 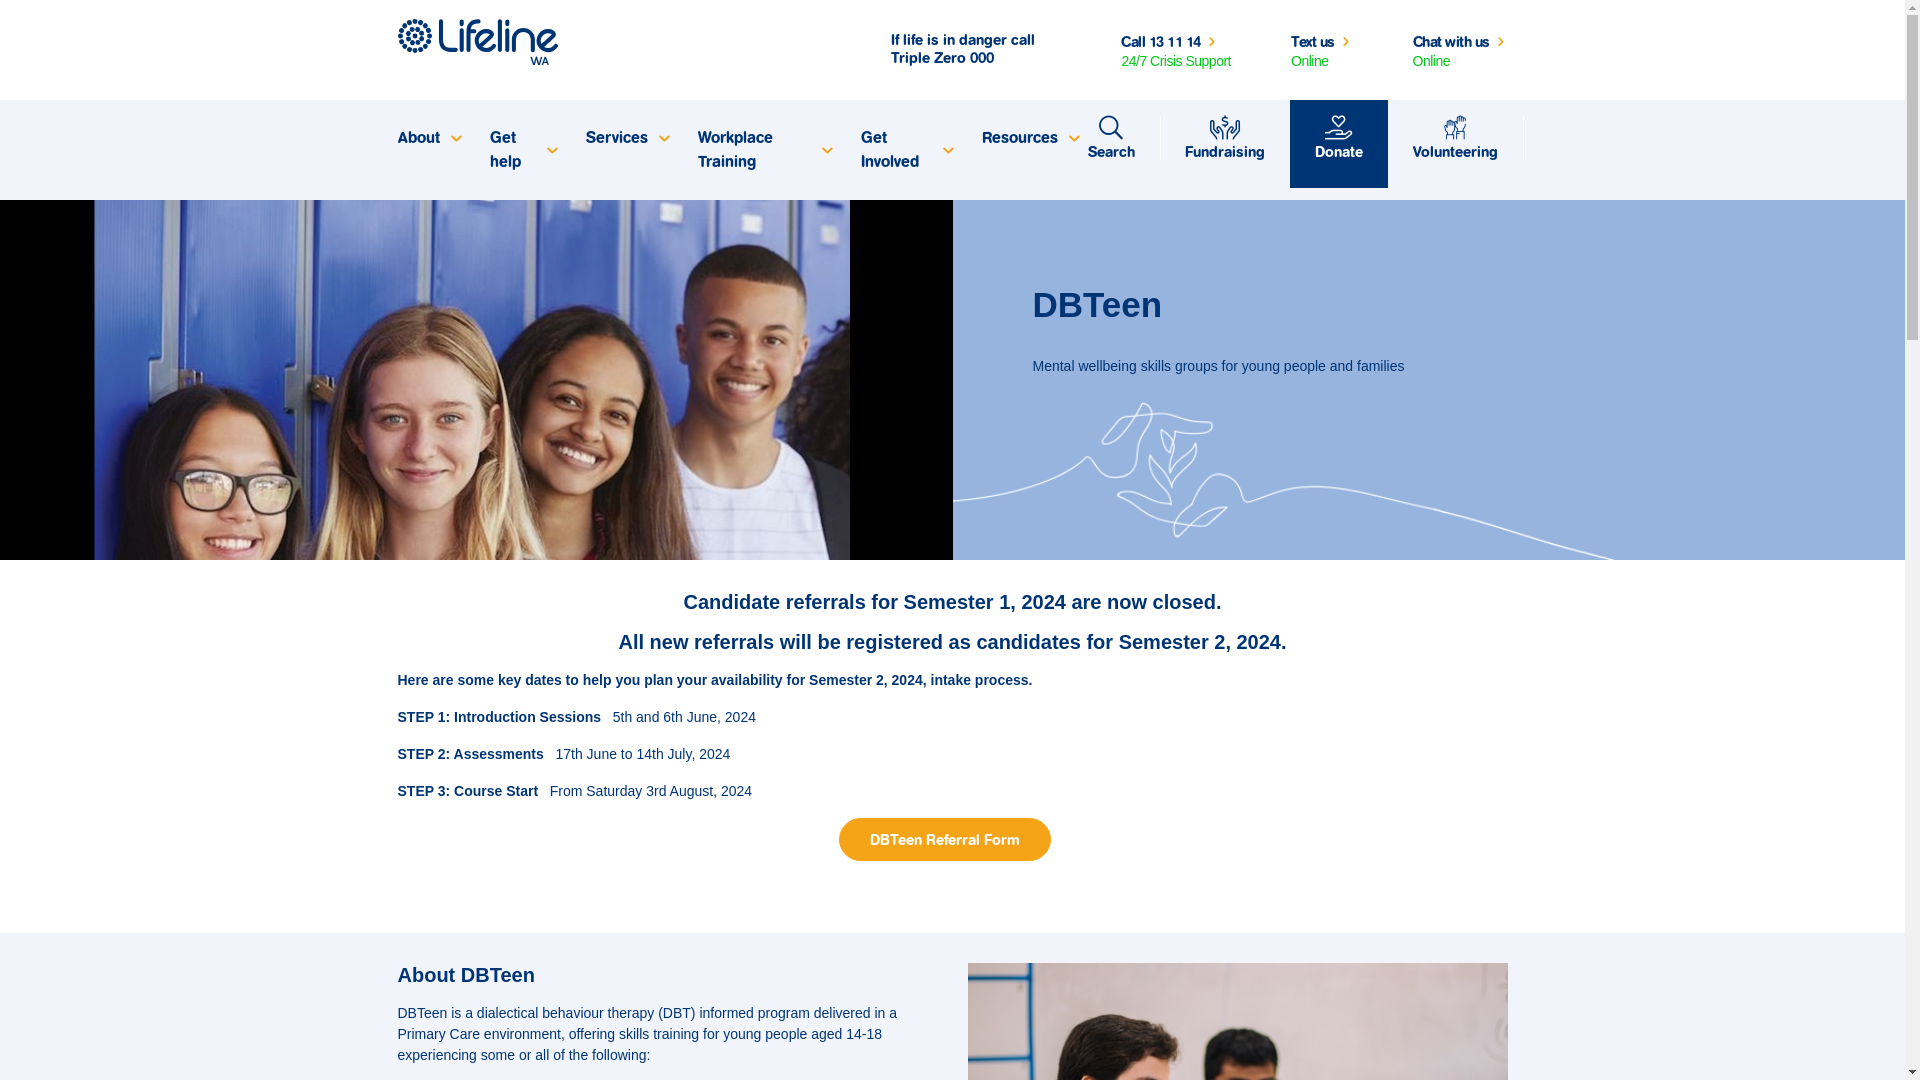 What do you see at coordinates (1321, 49) in the screenshot?
I see `'Text us` at bounding box center [1321, 49].